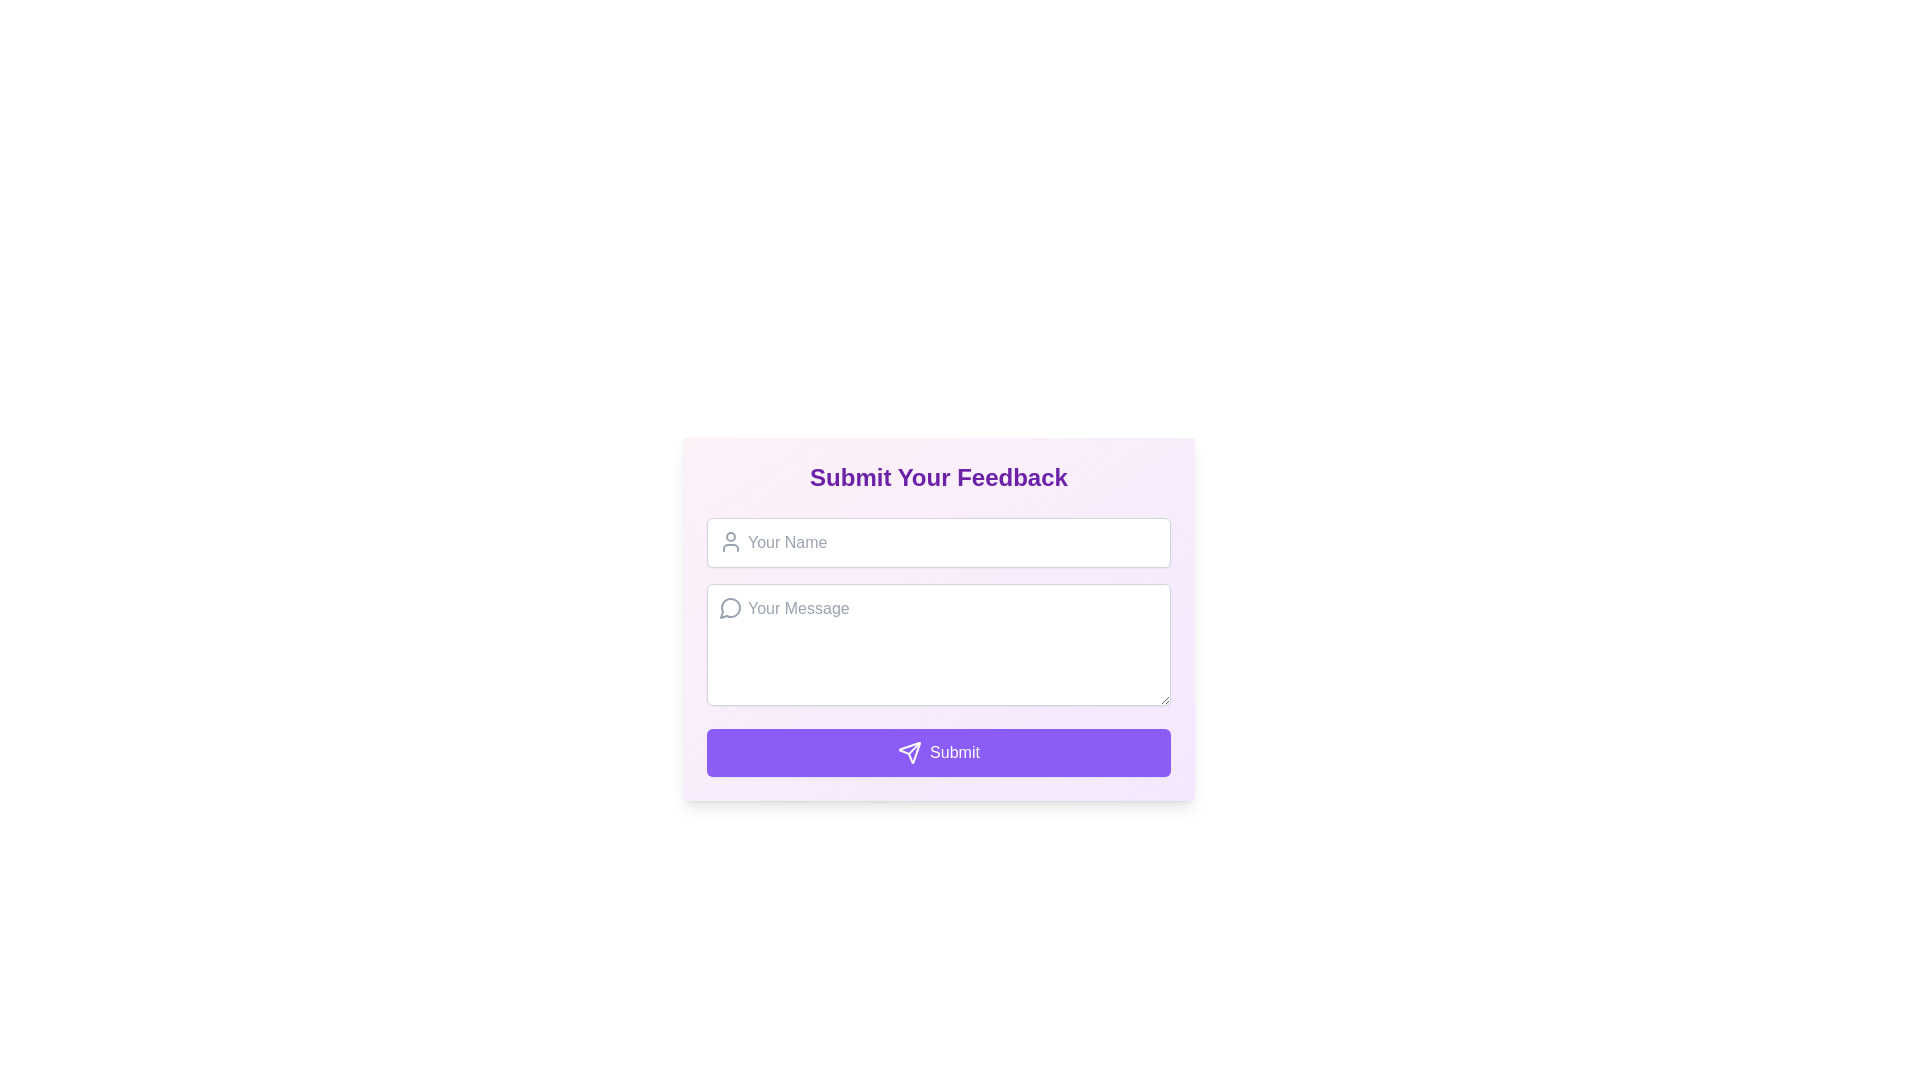 This screenshot has width=1920, height=1080. I want to click on the text label reading 'Submit Your Feedback', which is prominently positioned at the top of the feedback form and styled in bold, large purple font, so click(938, 478).